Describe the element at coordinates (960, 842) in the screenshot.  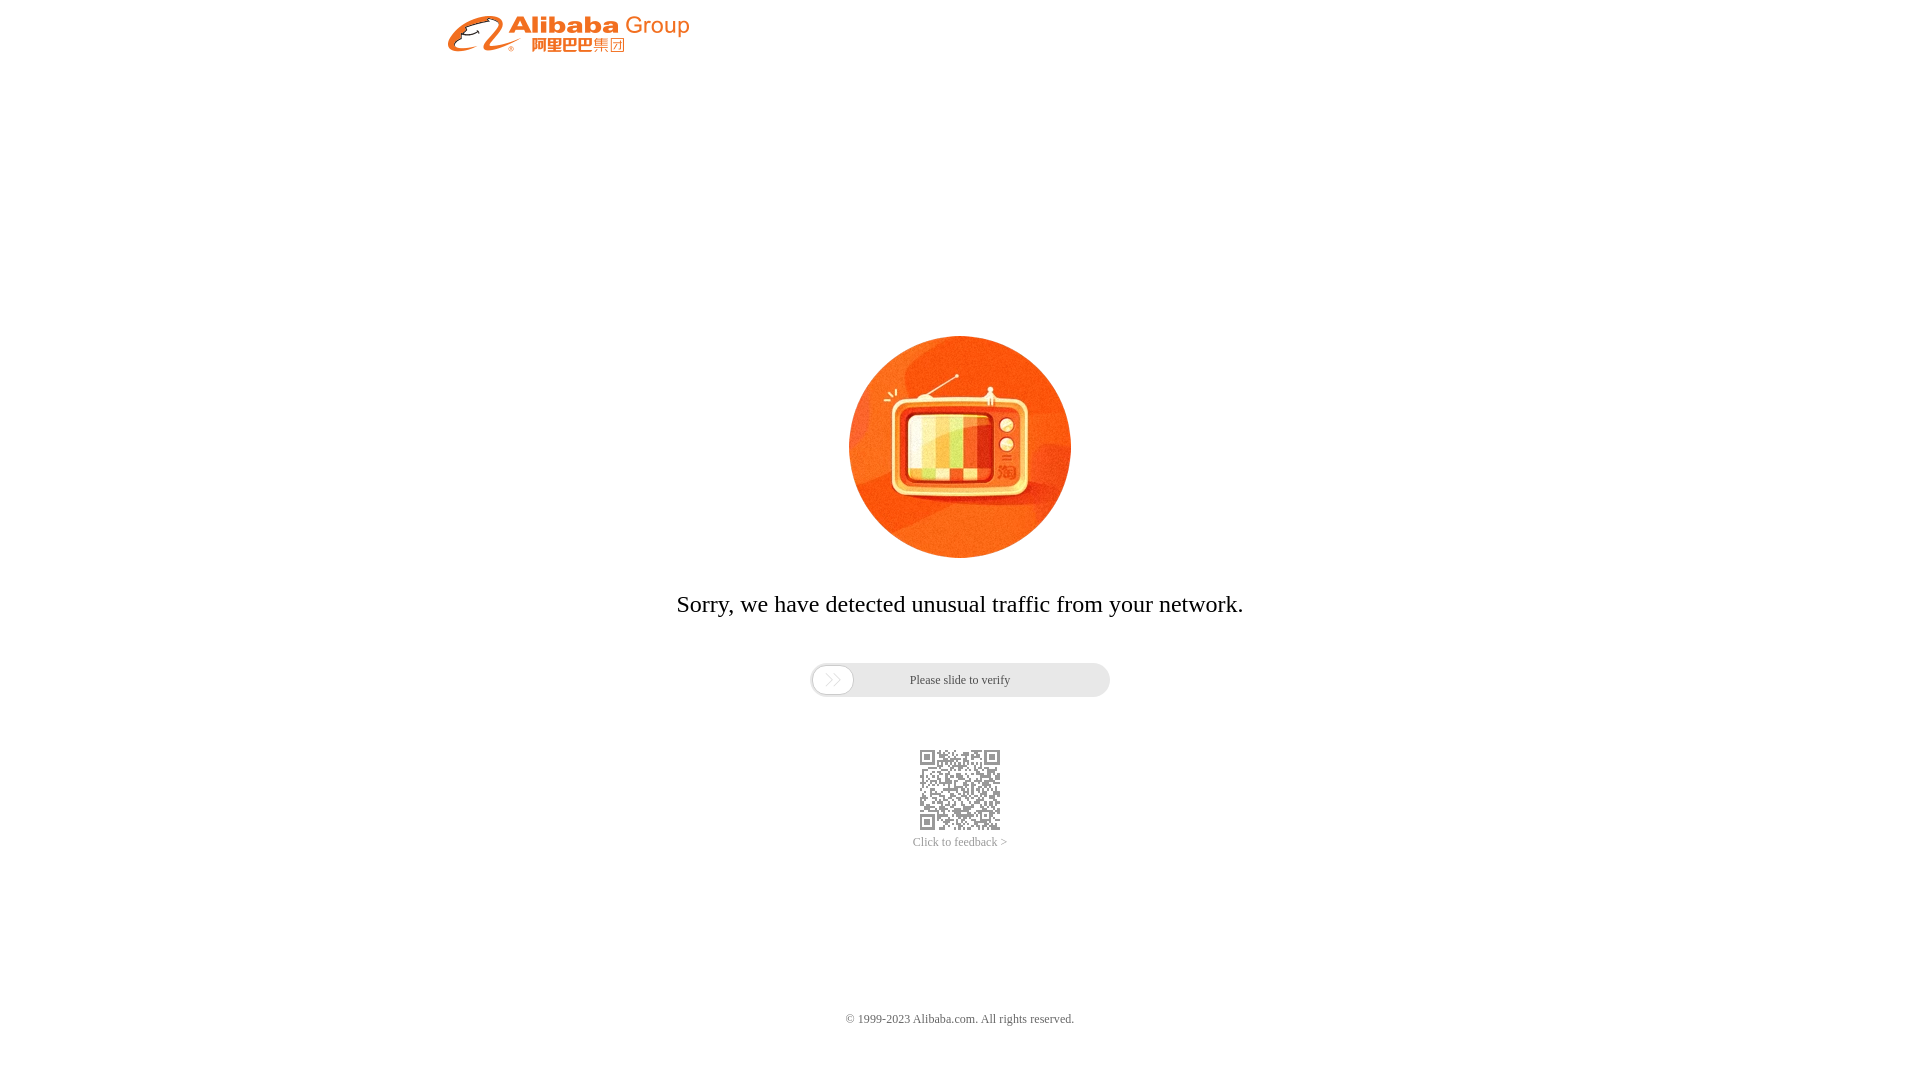
I see `'Click to feedback >'` at that location.